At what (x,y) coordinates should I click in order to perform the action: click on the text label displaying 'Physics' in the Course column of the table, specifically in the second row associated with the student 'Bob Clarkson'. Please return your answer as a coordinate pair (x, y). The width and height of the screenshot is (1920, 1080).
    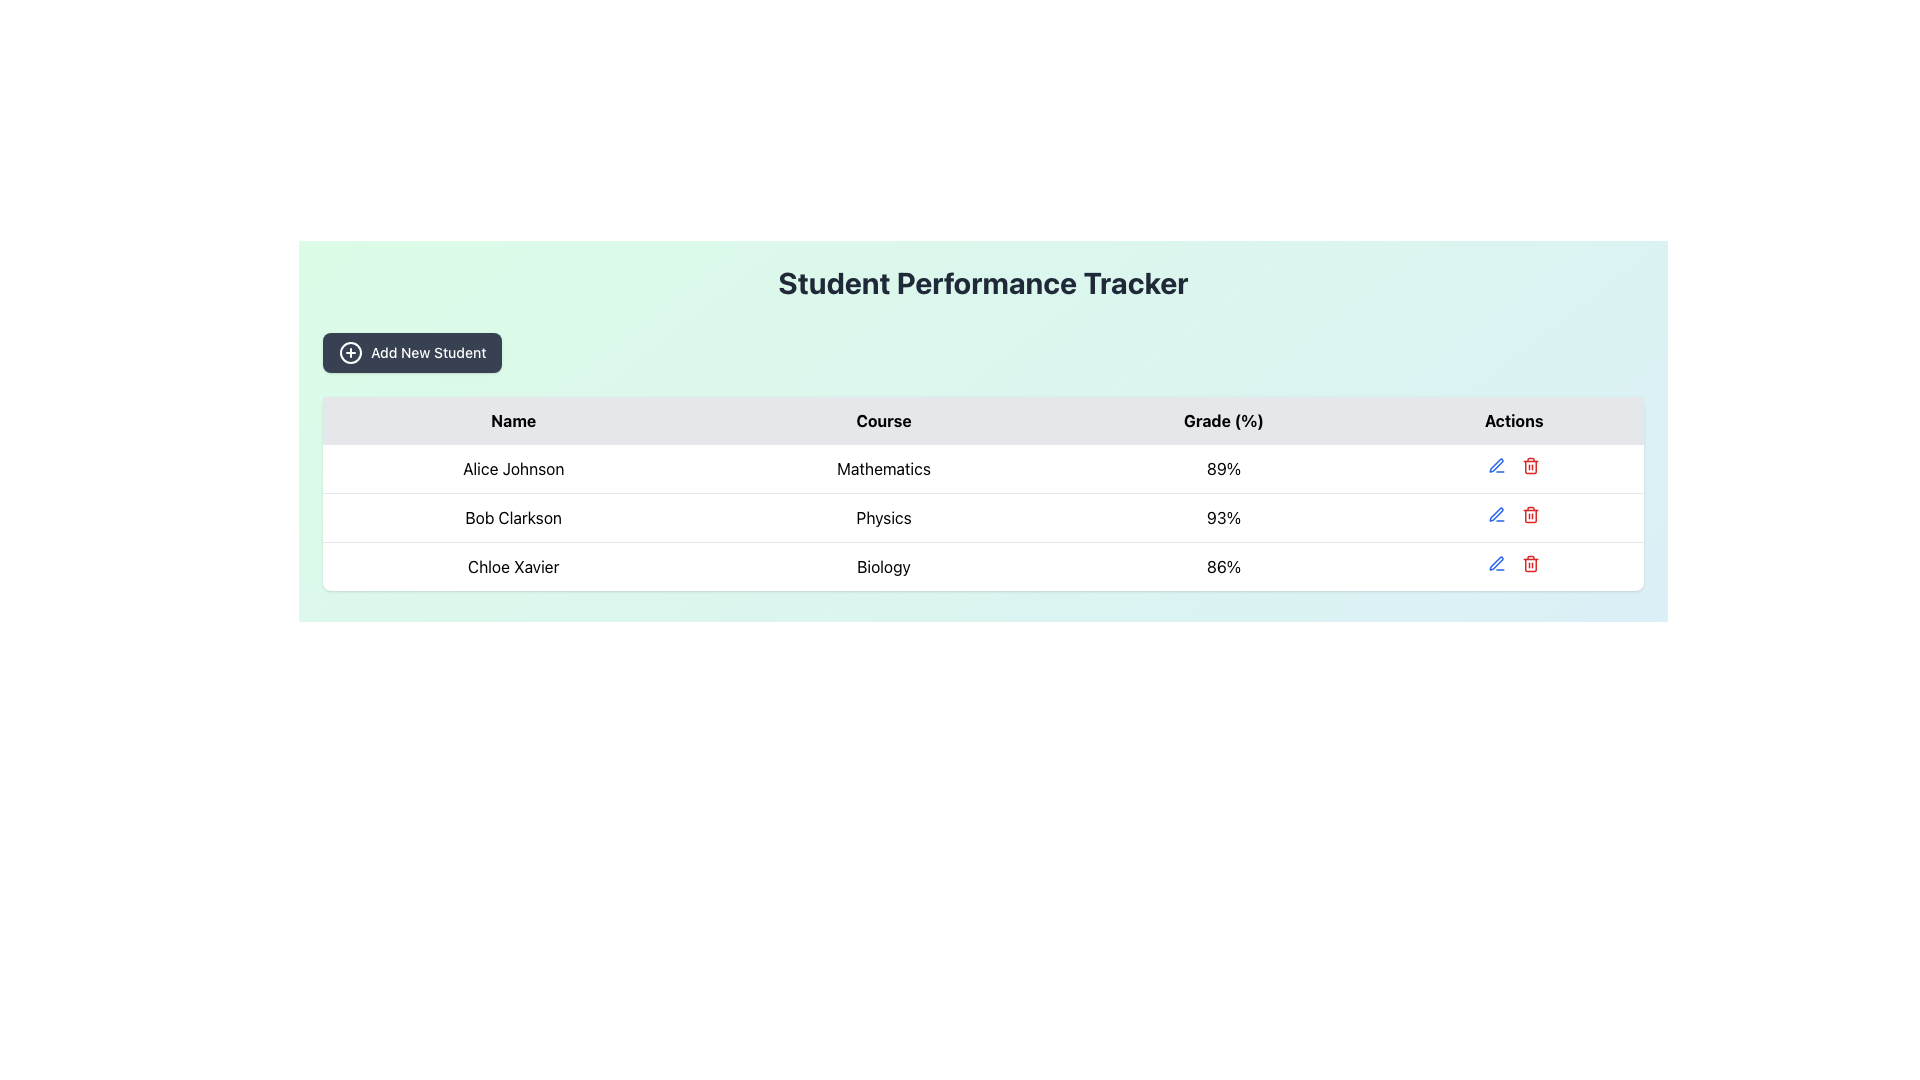
    Looking at the image, I should click on (882, 516).